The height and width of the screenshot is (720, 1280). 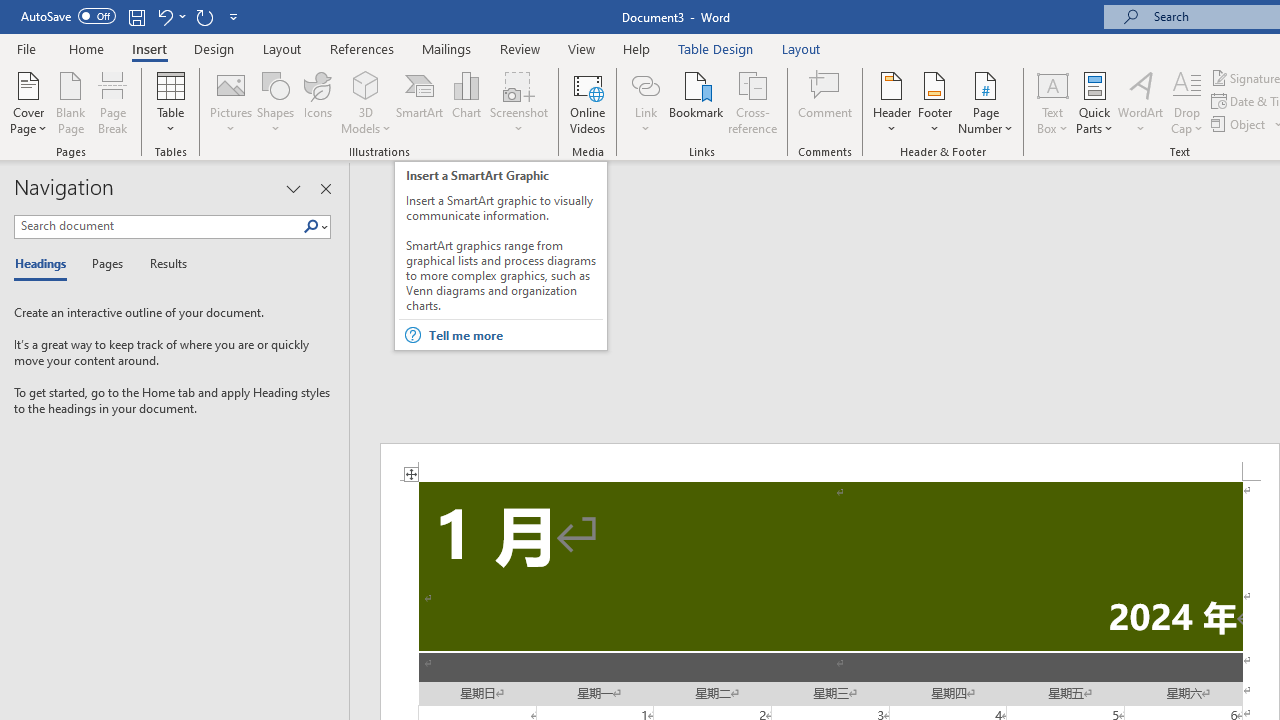 What do you see at coordinates (418, 103) in the screenshot?
I see `'SmartArt...'` at bounding box center [418, 103].